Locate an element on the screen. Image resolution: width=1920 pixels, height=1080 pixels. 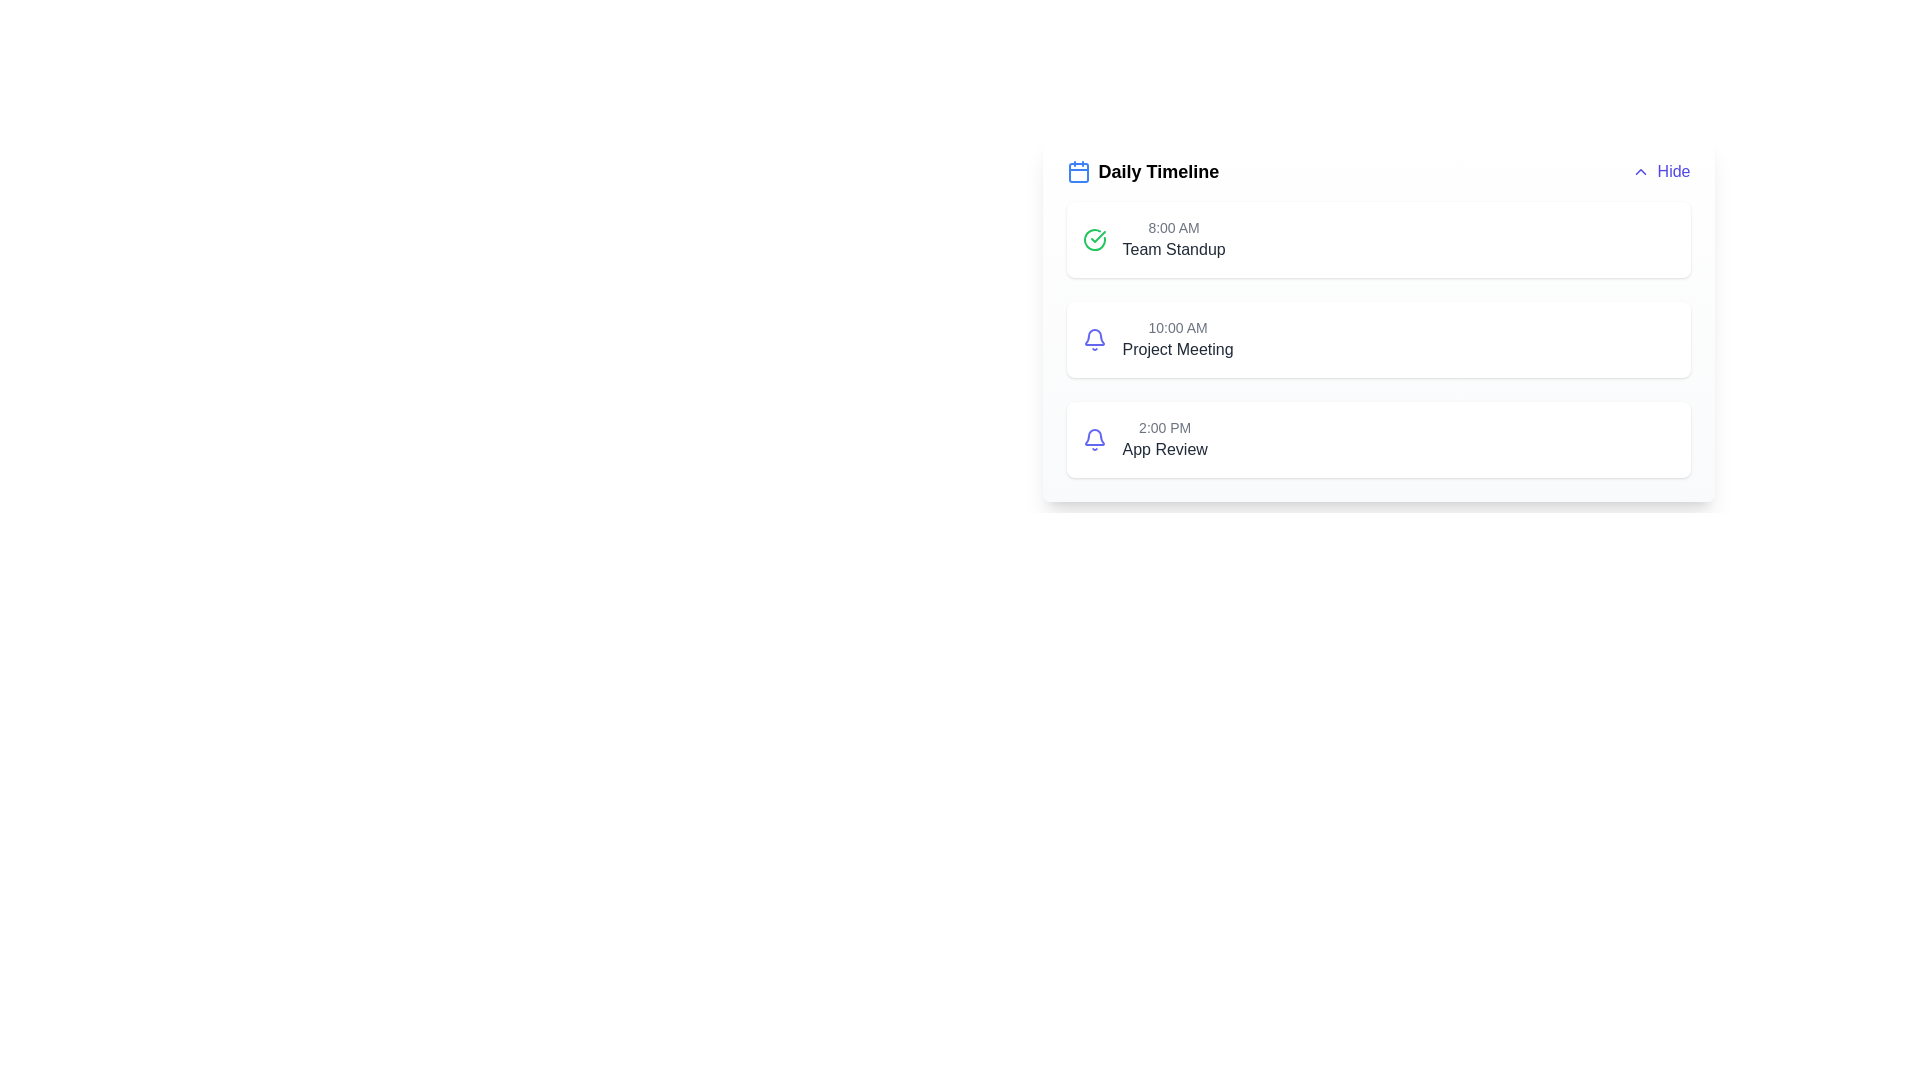
the text label reading 'Project Meeting' which is styled in a medium font size with a gray-dark text color, positioned directly below the time label '10:00 AM' in a schedule interface is located at coordinates (1178, 349).